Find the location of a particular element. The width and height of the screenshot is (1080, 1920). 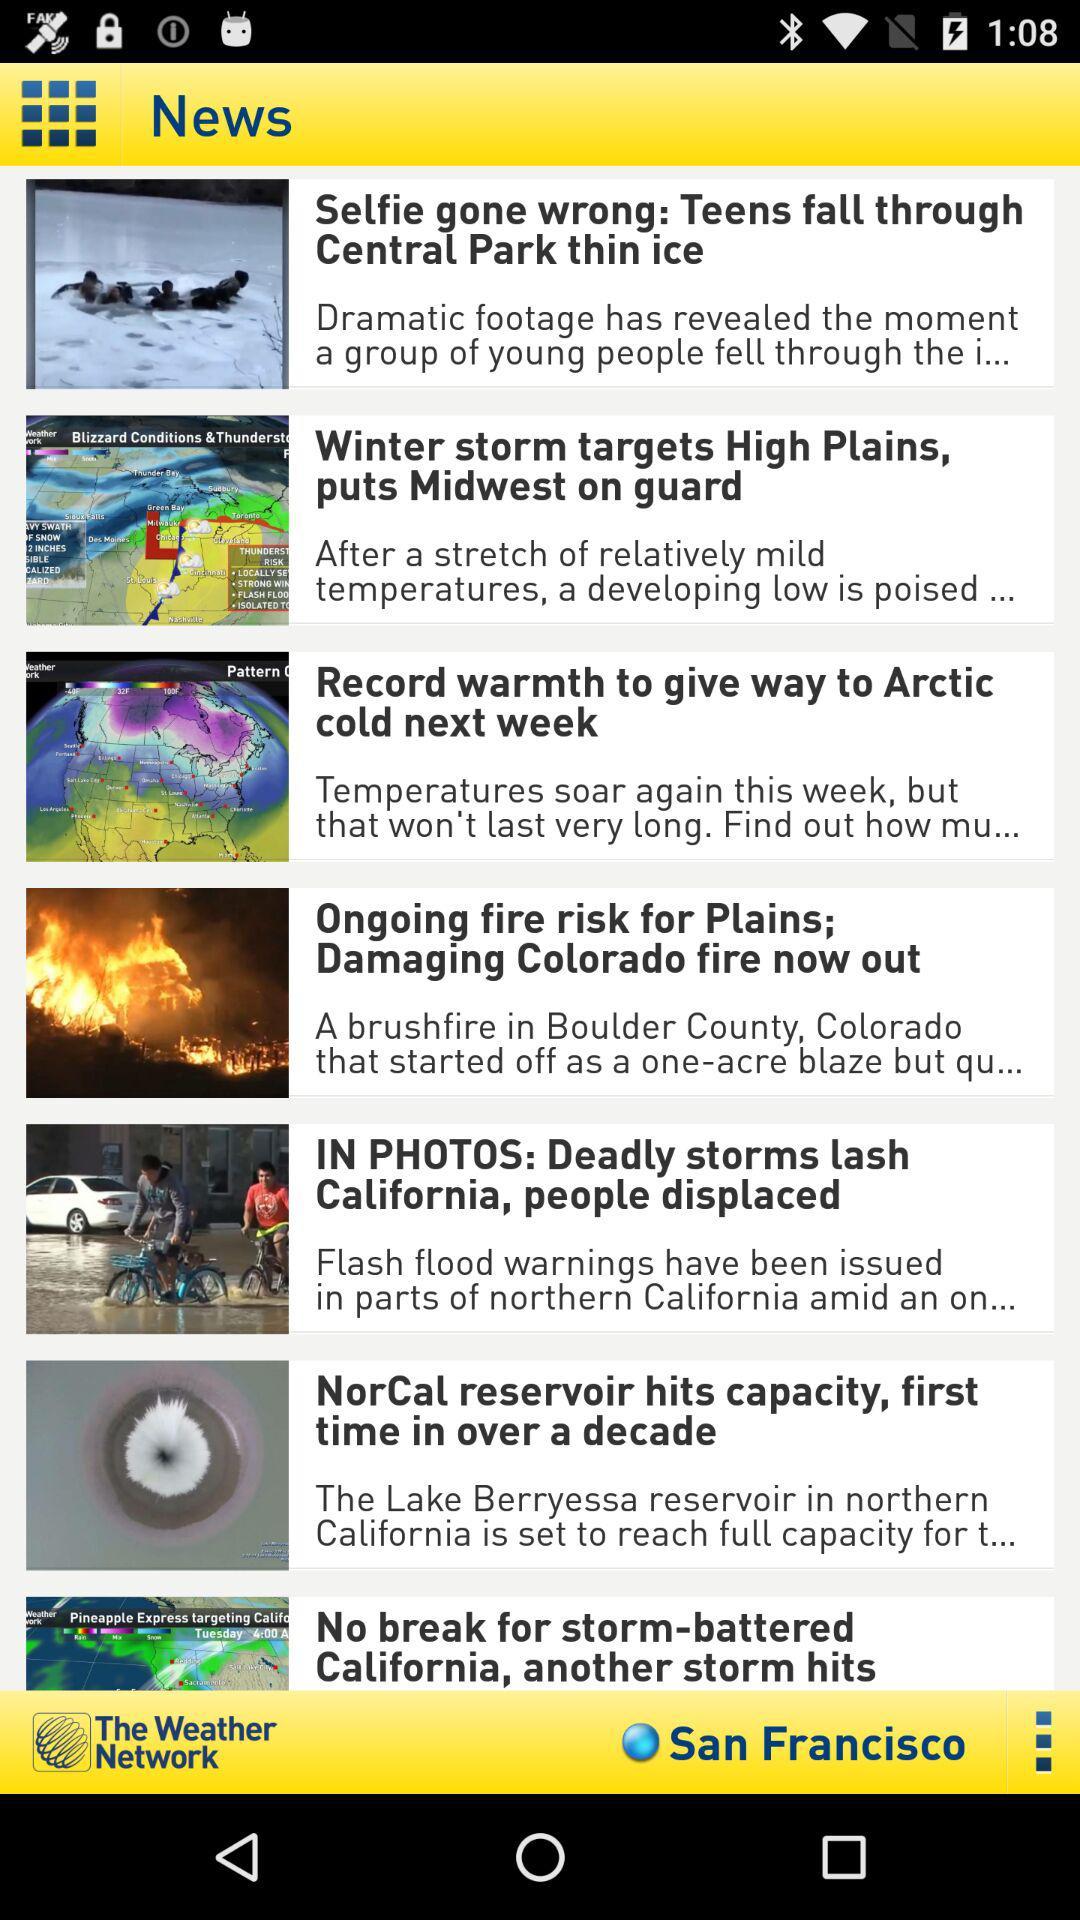

the more icon is located at coordinates (1043, 1863).